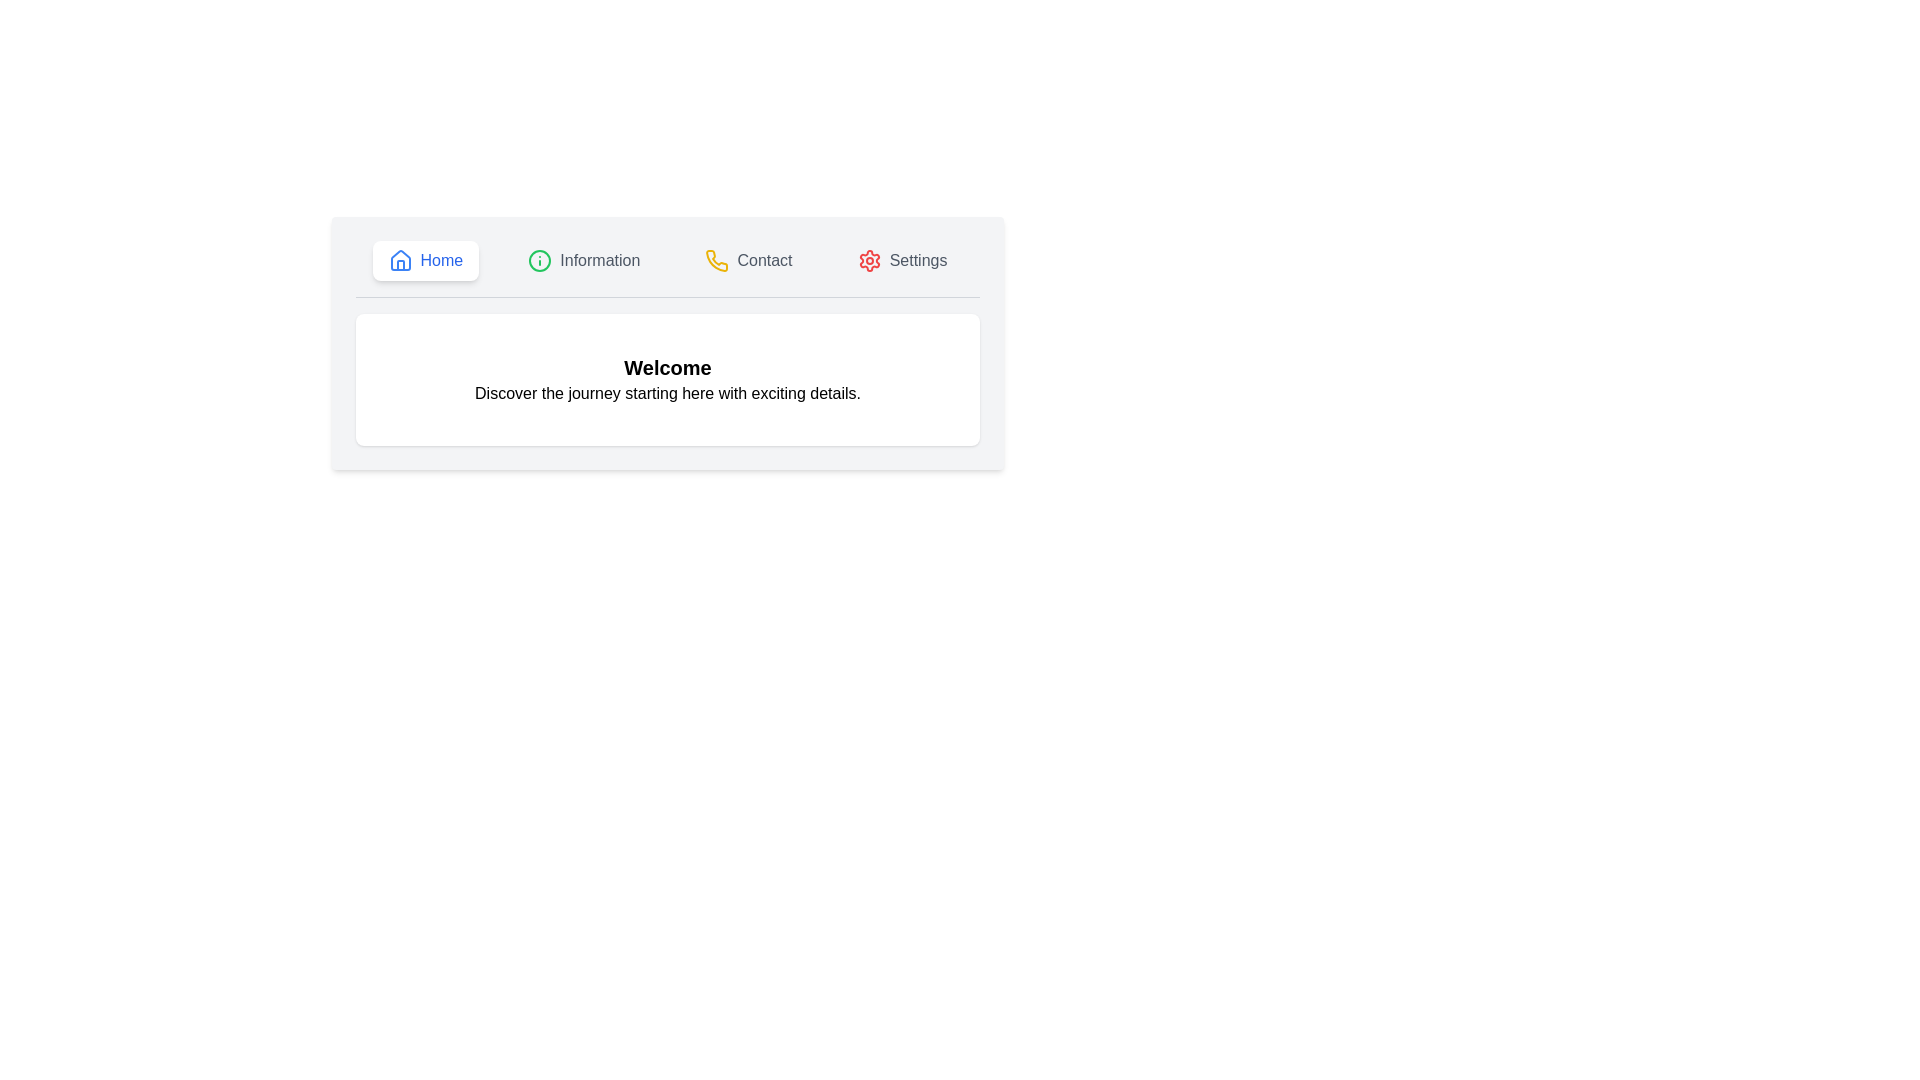 Image resolution: width=1920 pixels, height=1080 pixels. Describe the element at coordinates (540, 260) in the screenshot. I see `the information icon located in the second position from the left in the top navigation bar` at that location.